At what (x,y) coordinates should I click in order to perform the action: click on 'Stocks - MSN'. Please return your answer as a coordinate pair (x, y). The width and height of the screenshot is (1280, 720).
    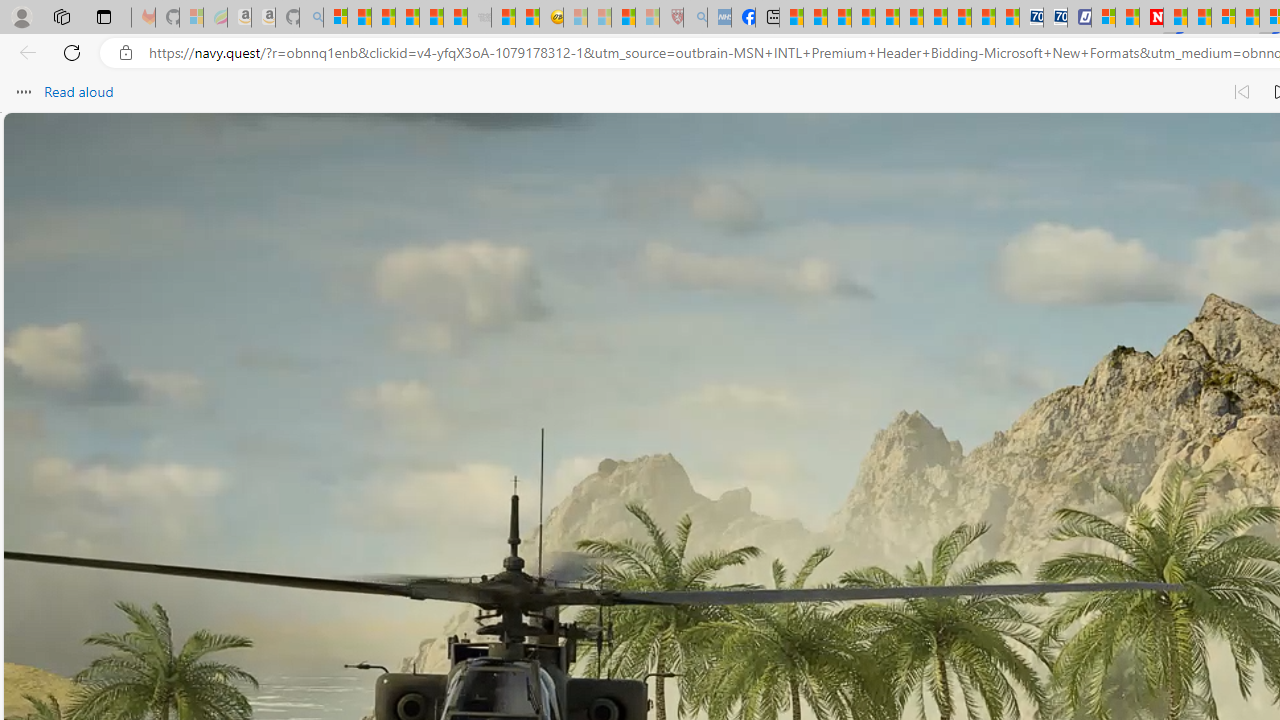
    Looking at the image, I should click on (454, 17).